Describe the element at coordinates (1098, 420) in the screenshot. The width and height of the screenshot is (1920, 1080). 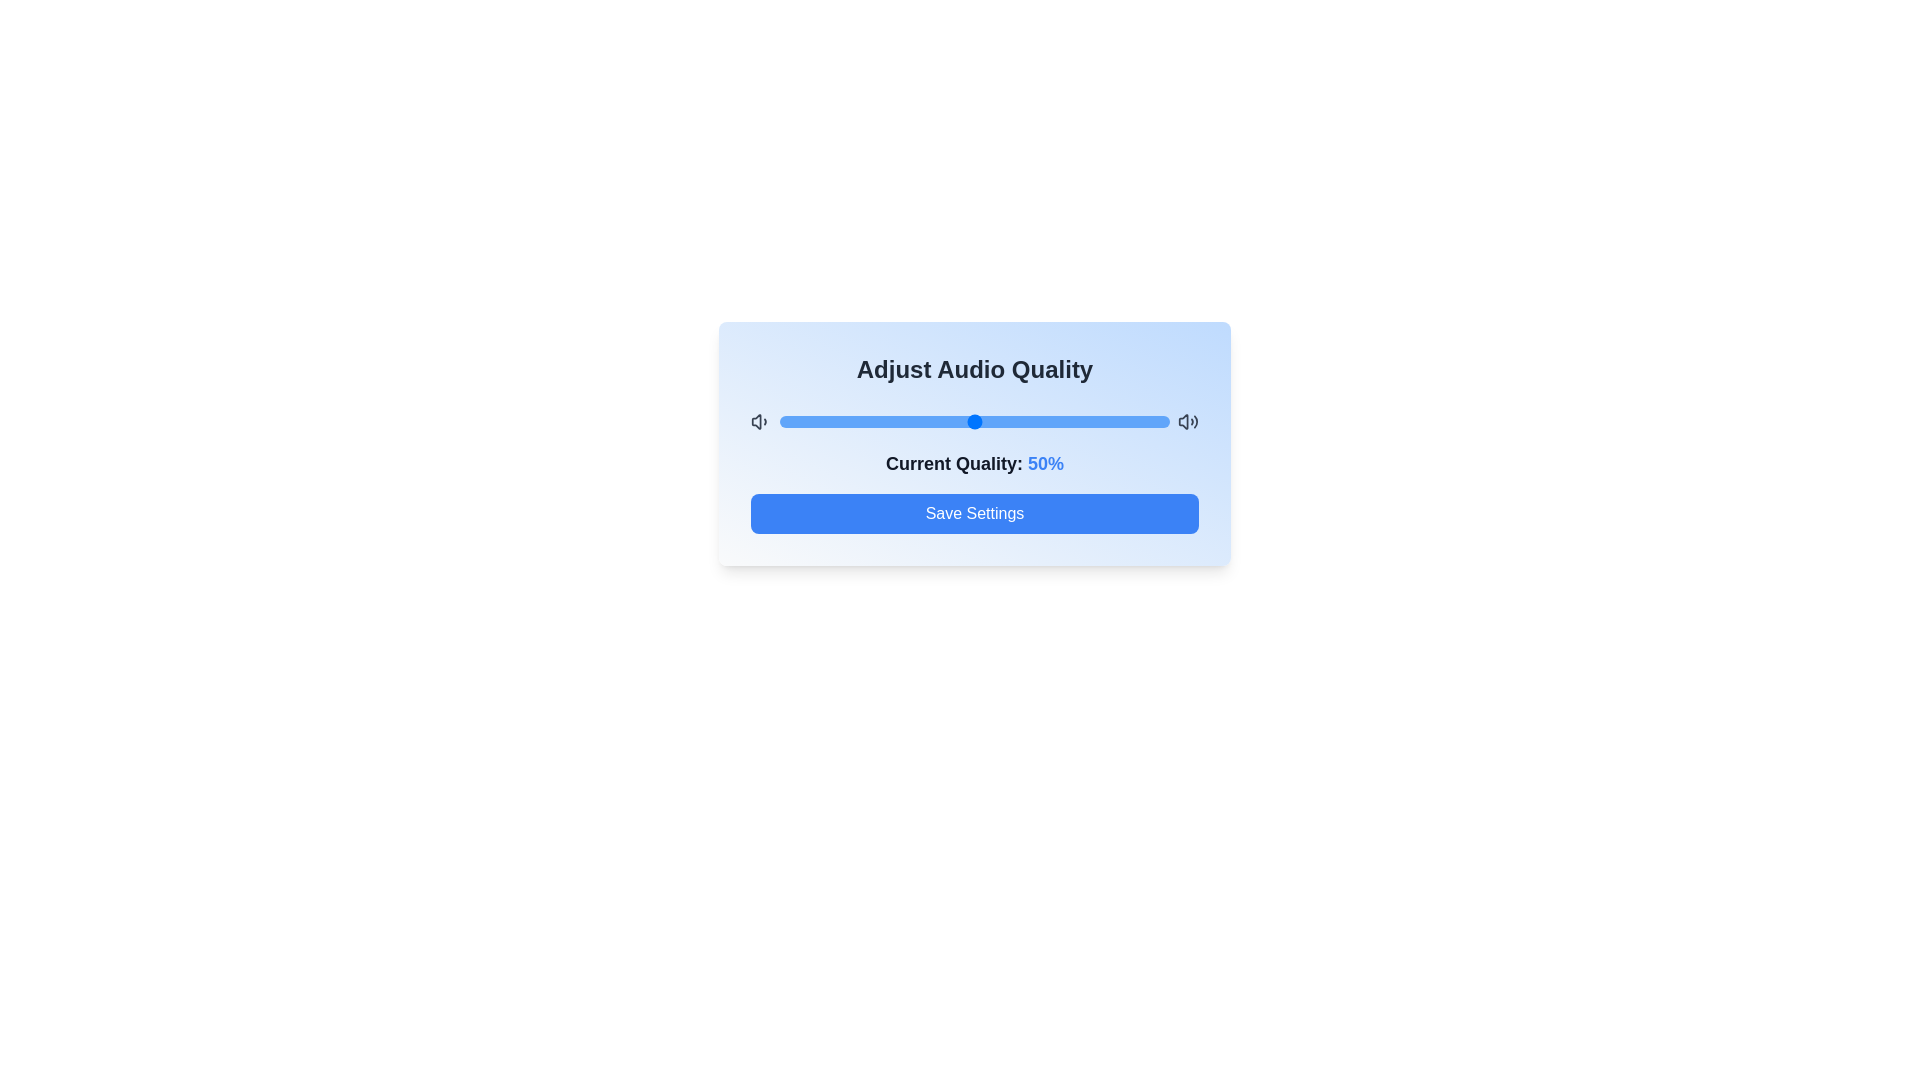
I see `the audio quality to 82% by dragging the slider` at that location.